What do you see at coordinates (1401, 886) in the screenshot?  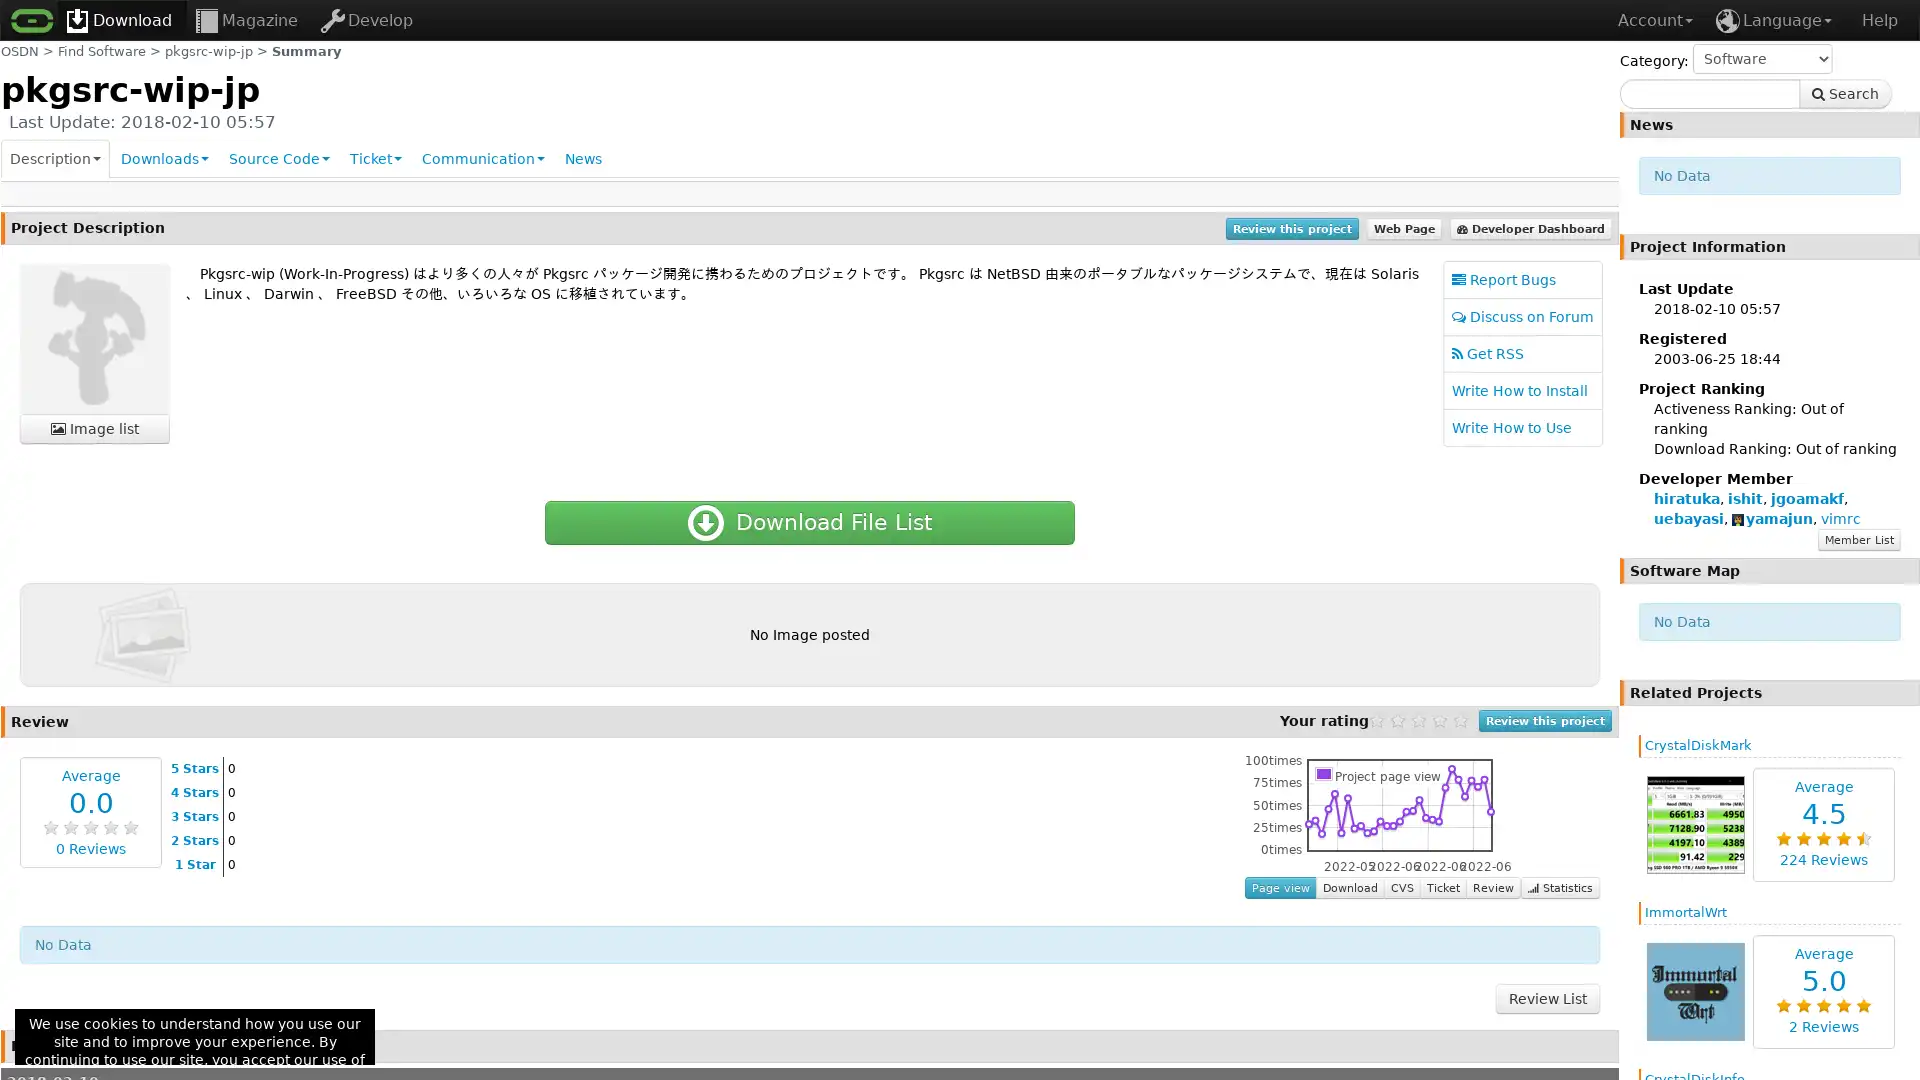 I see `CVS` at bounding box center [1401, 886].